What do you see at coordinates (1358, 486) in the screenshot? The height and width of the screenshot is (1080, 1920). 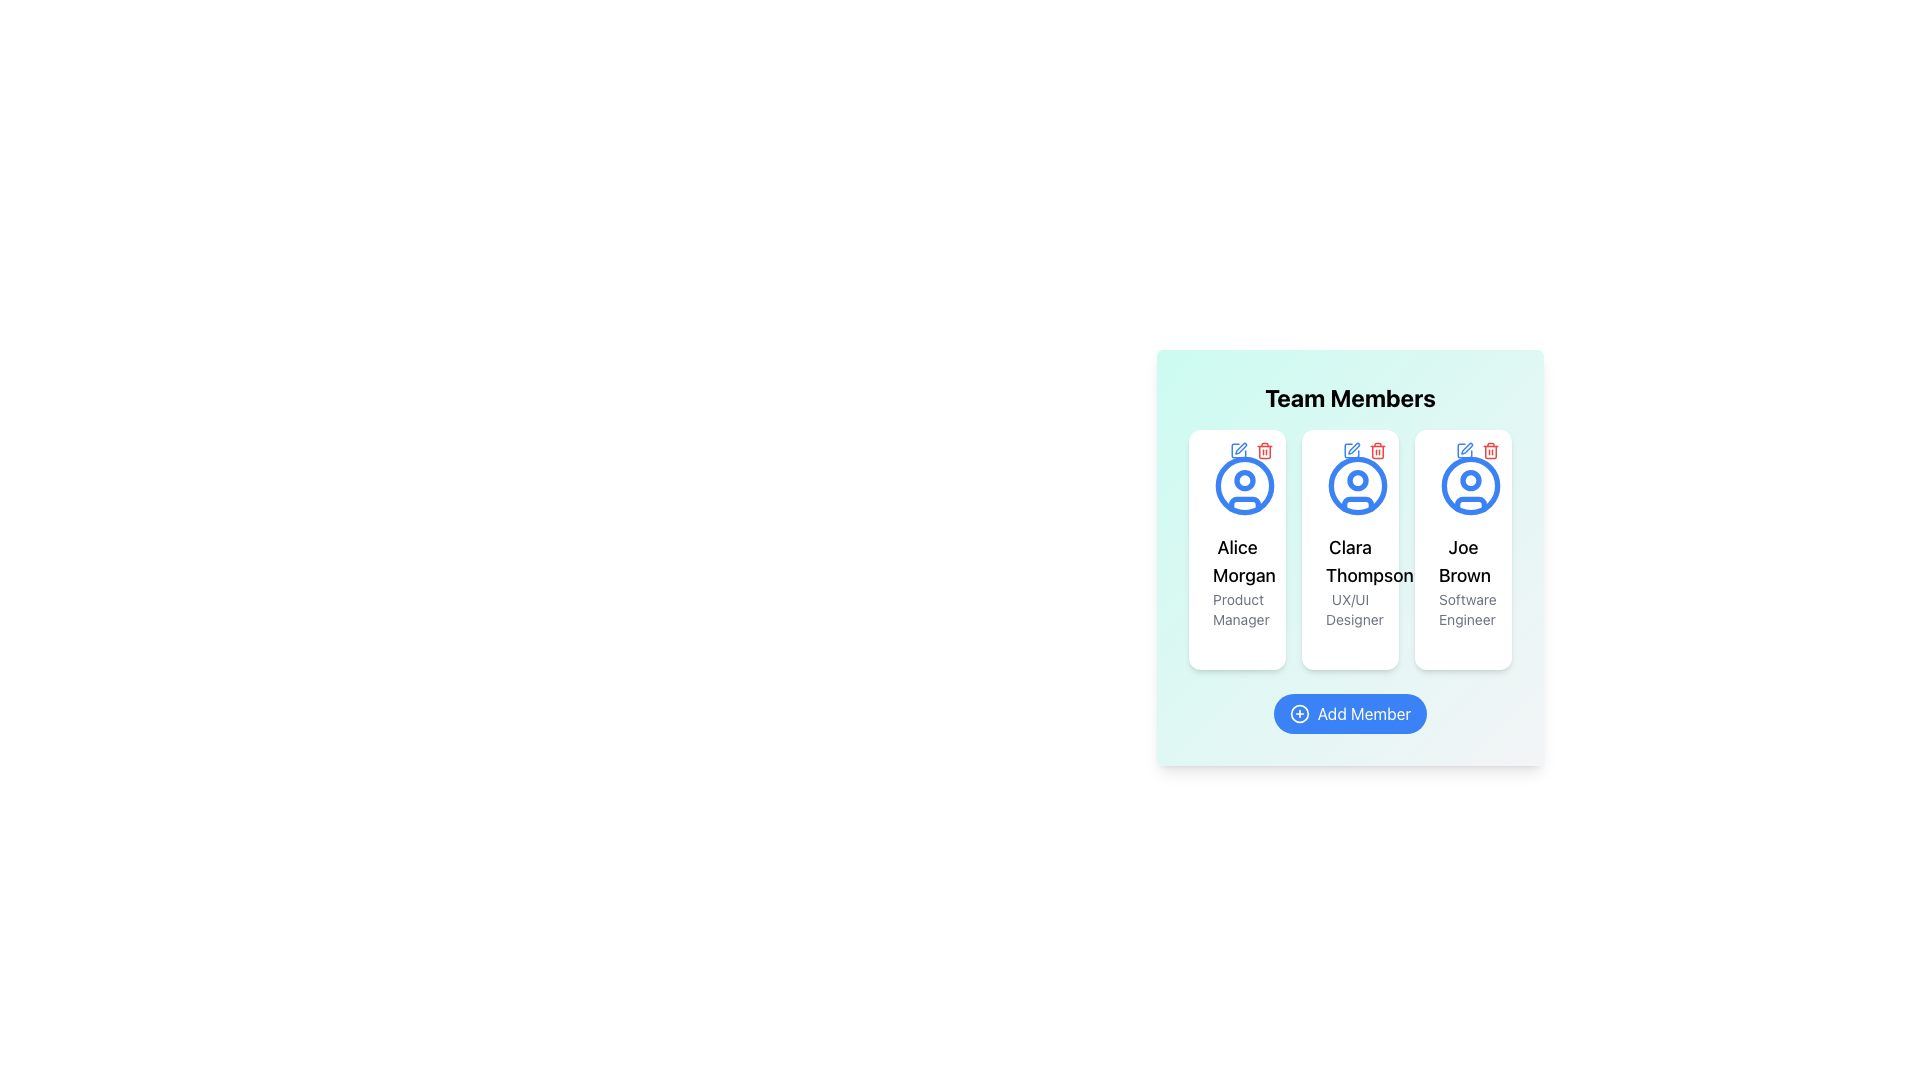 I see `the graphic icon representing the profile of 'Clara Thompson', located at the top-center of the card` at bounding box center [1358, 486].